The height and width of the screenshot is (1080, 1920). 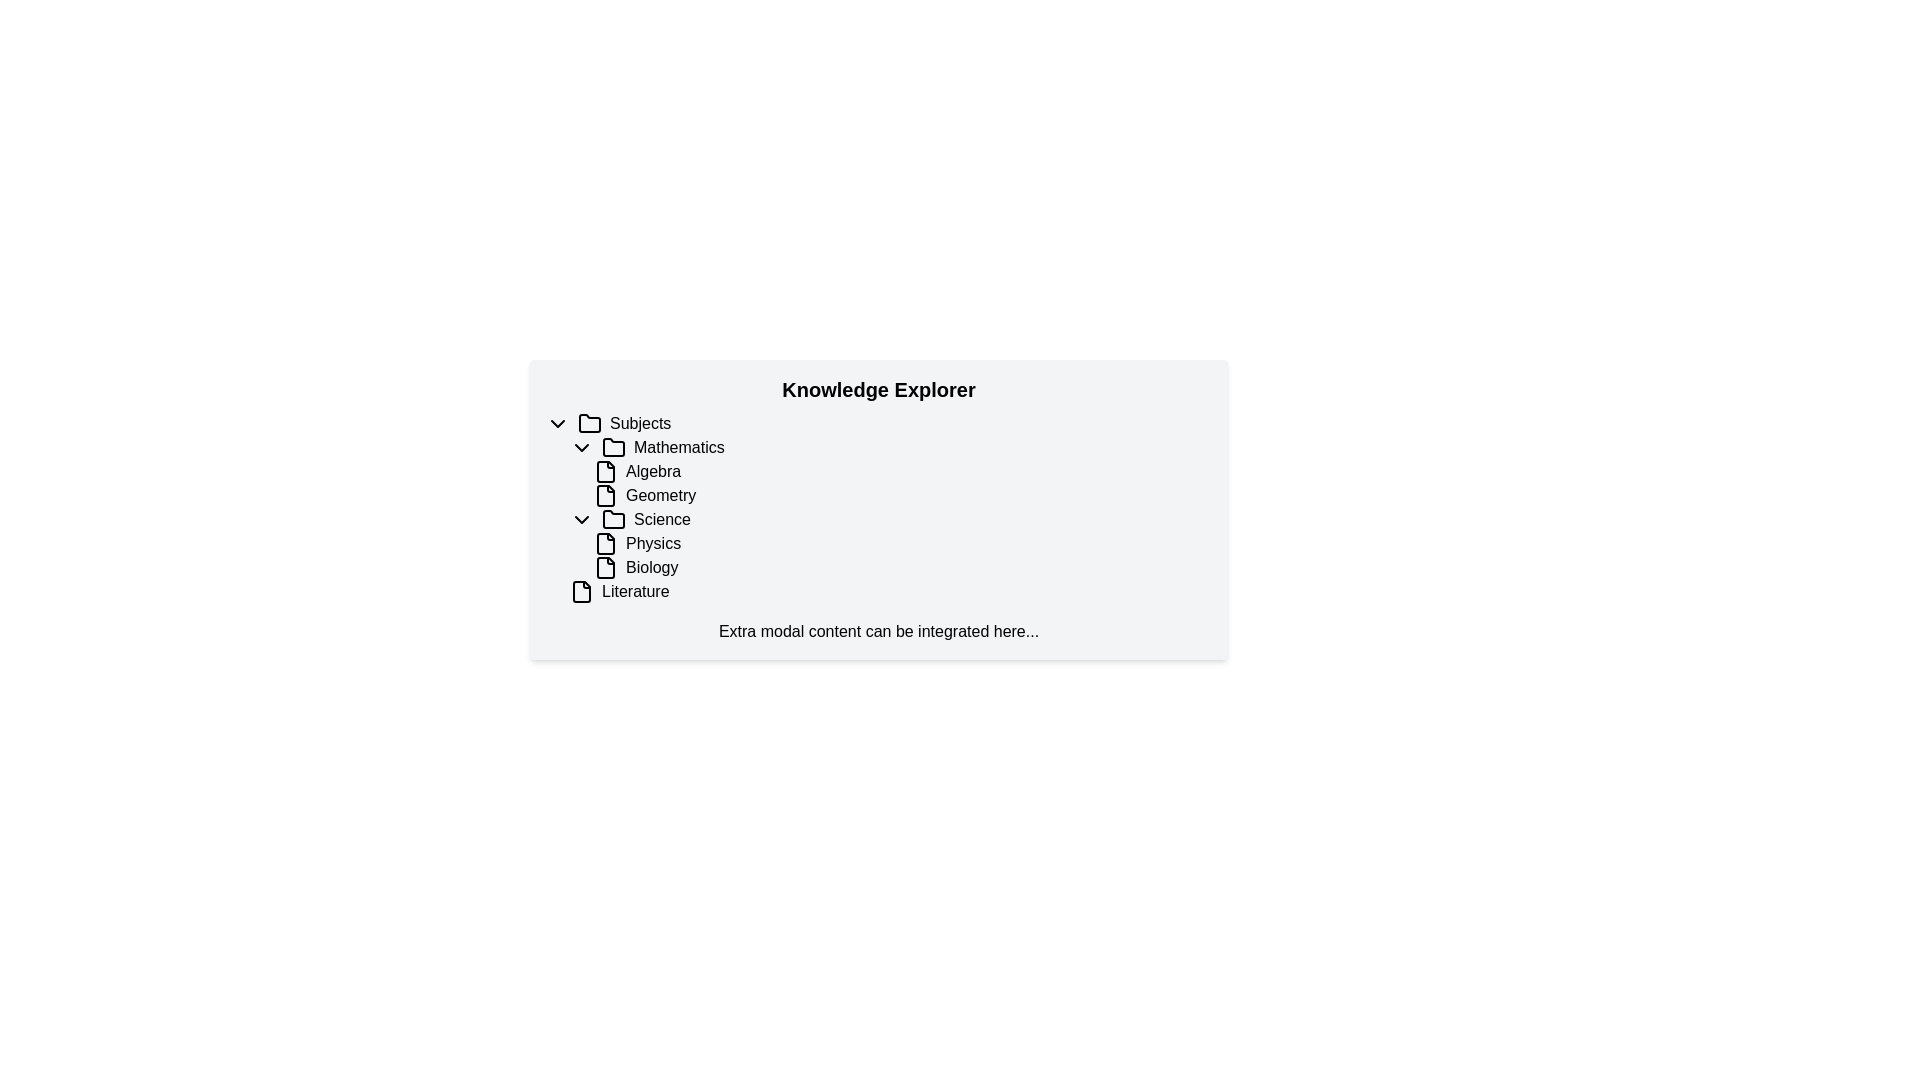 What do you see at coordinates (589, 422) in the screenshot?
I see `the 'Subjects' folder icon located near the top-left of the knowledge categories tree structure` at bounding box center [589, 422].